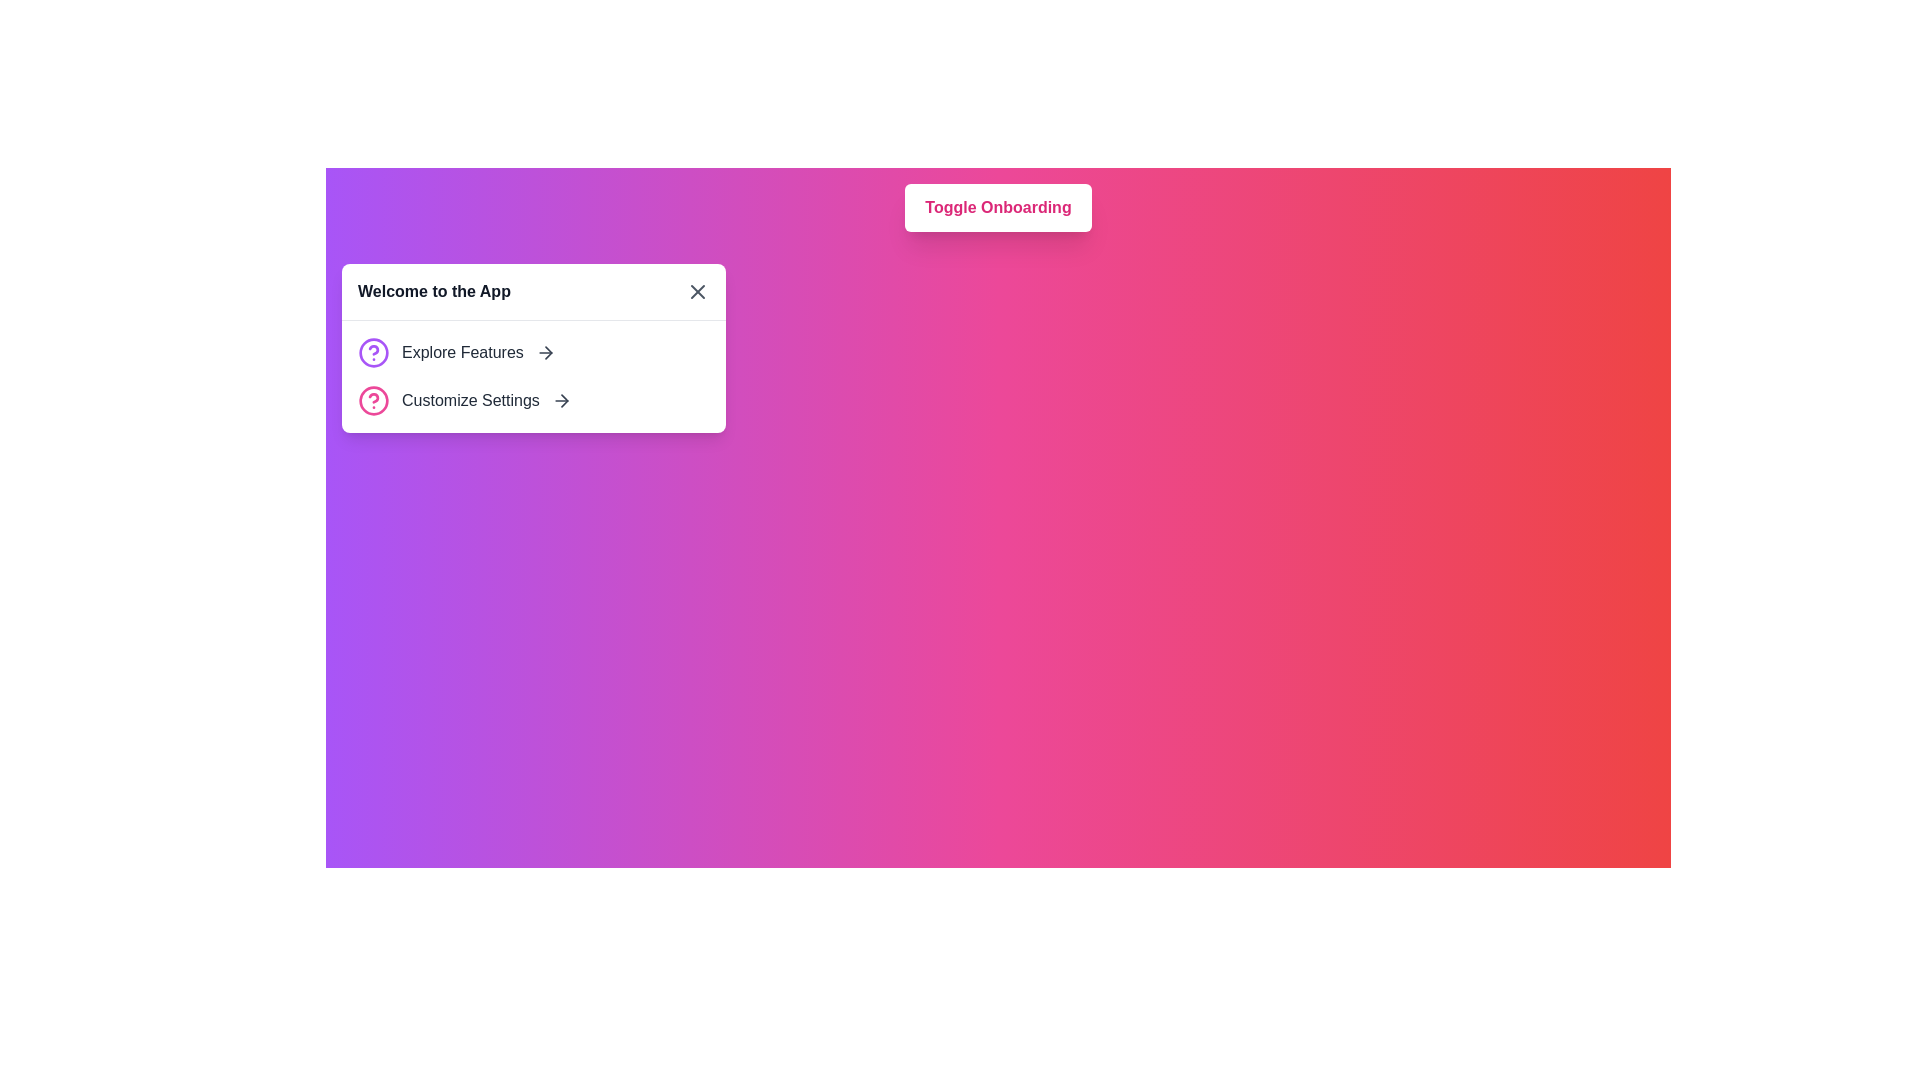 This screenshot has width=1920, height=1080. I want to click on the chevron icon at the end of the 'Customize Settings' line within a card-like interface, so click(548, 352).